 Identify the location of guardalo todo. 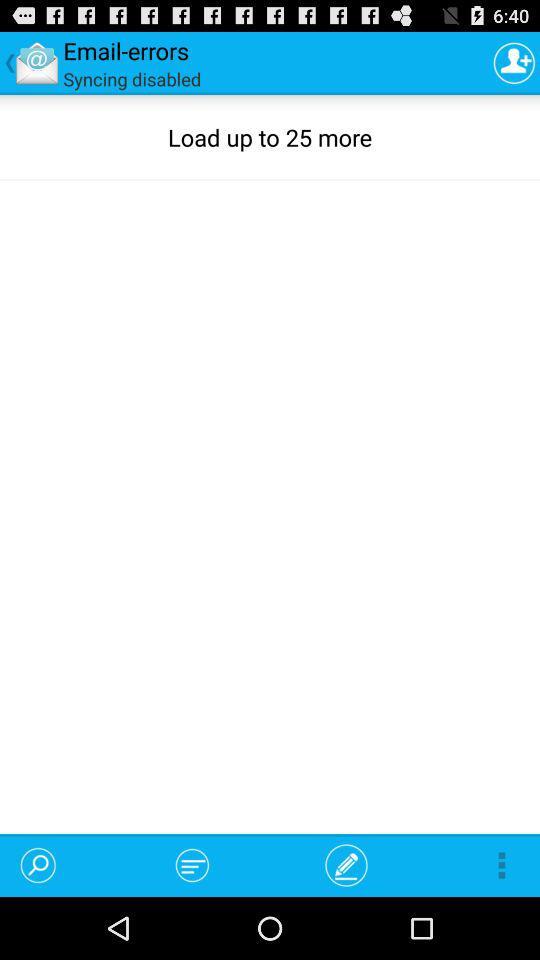
(514, 62).